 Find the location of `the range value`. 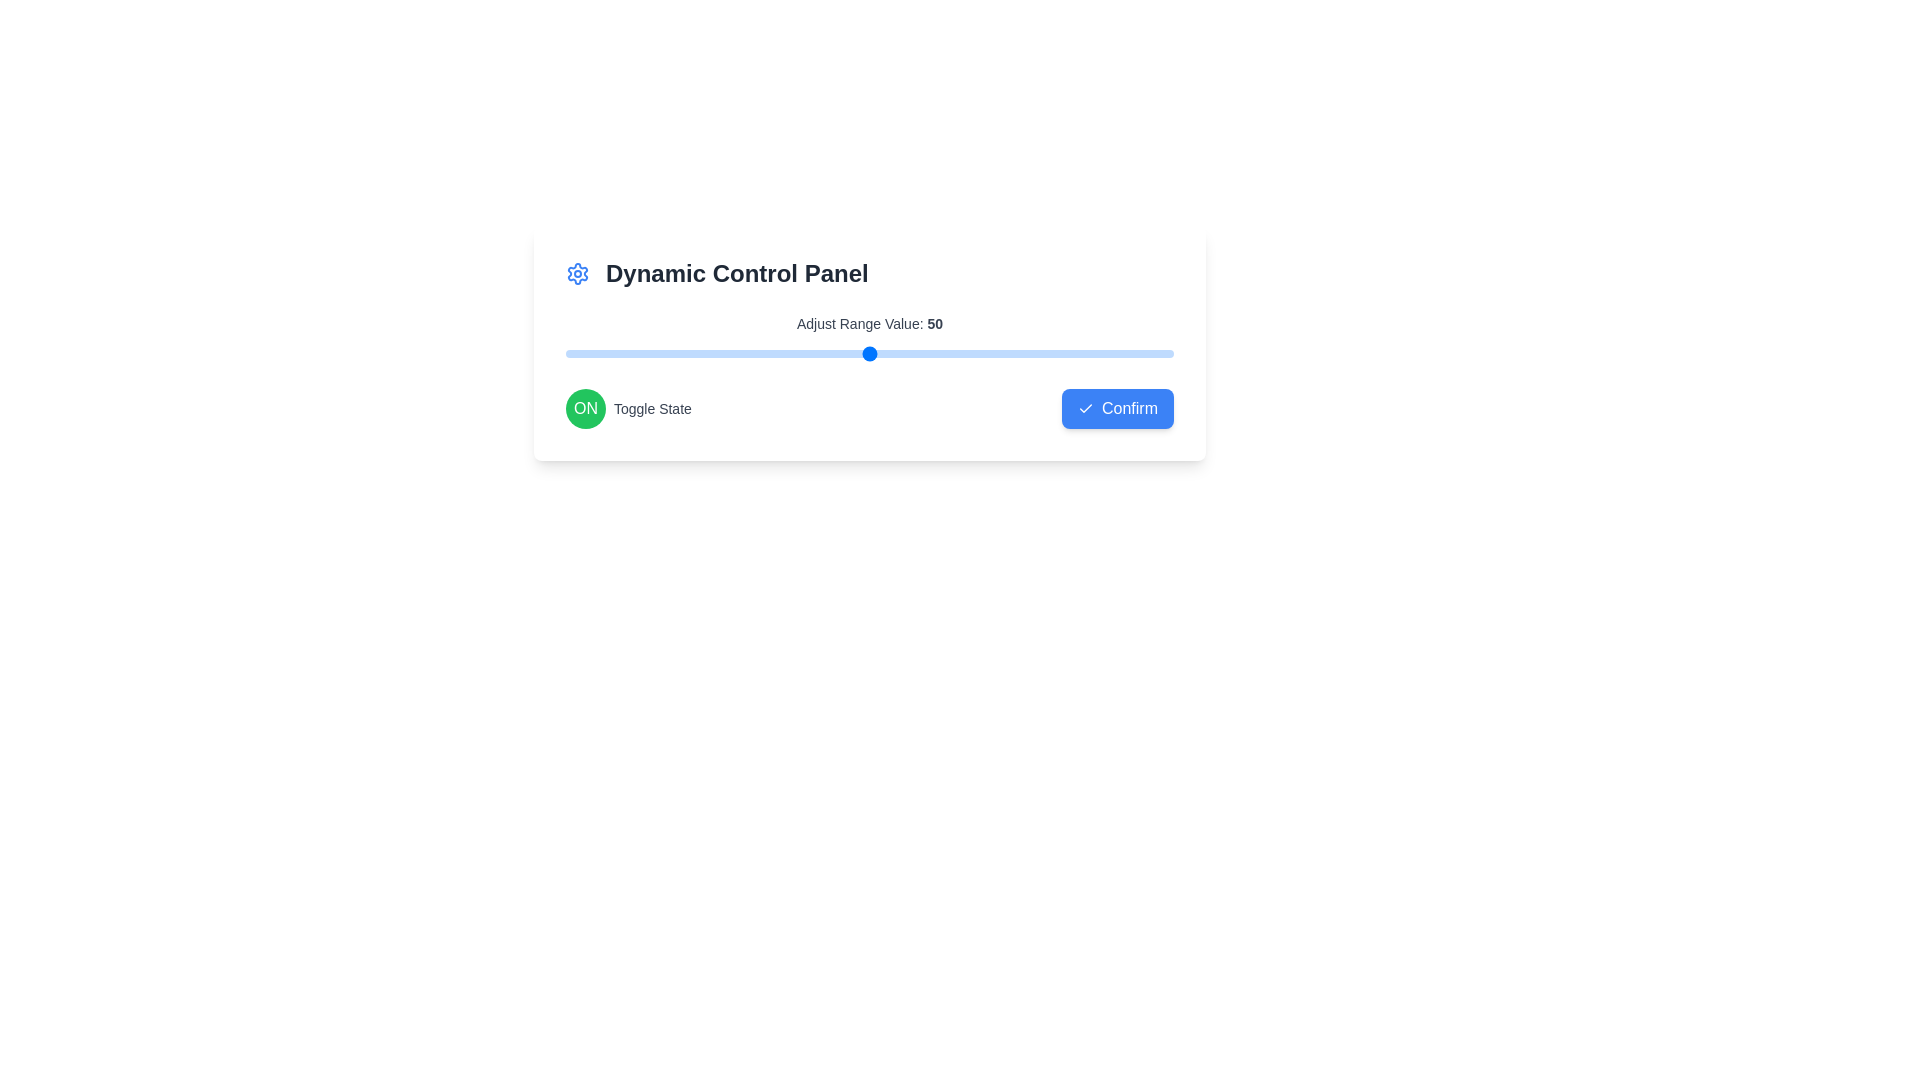

the range value is located at coordinates (735, 353).